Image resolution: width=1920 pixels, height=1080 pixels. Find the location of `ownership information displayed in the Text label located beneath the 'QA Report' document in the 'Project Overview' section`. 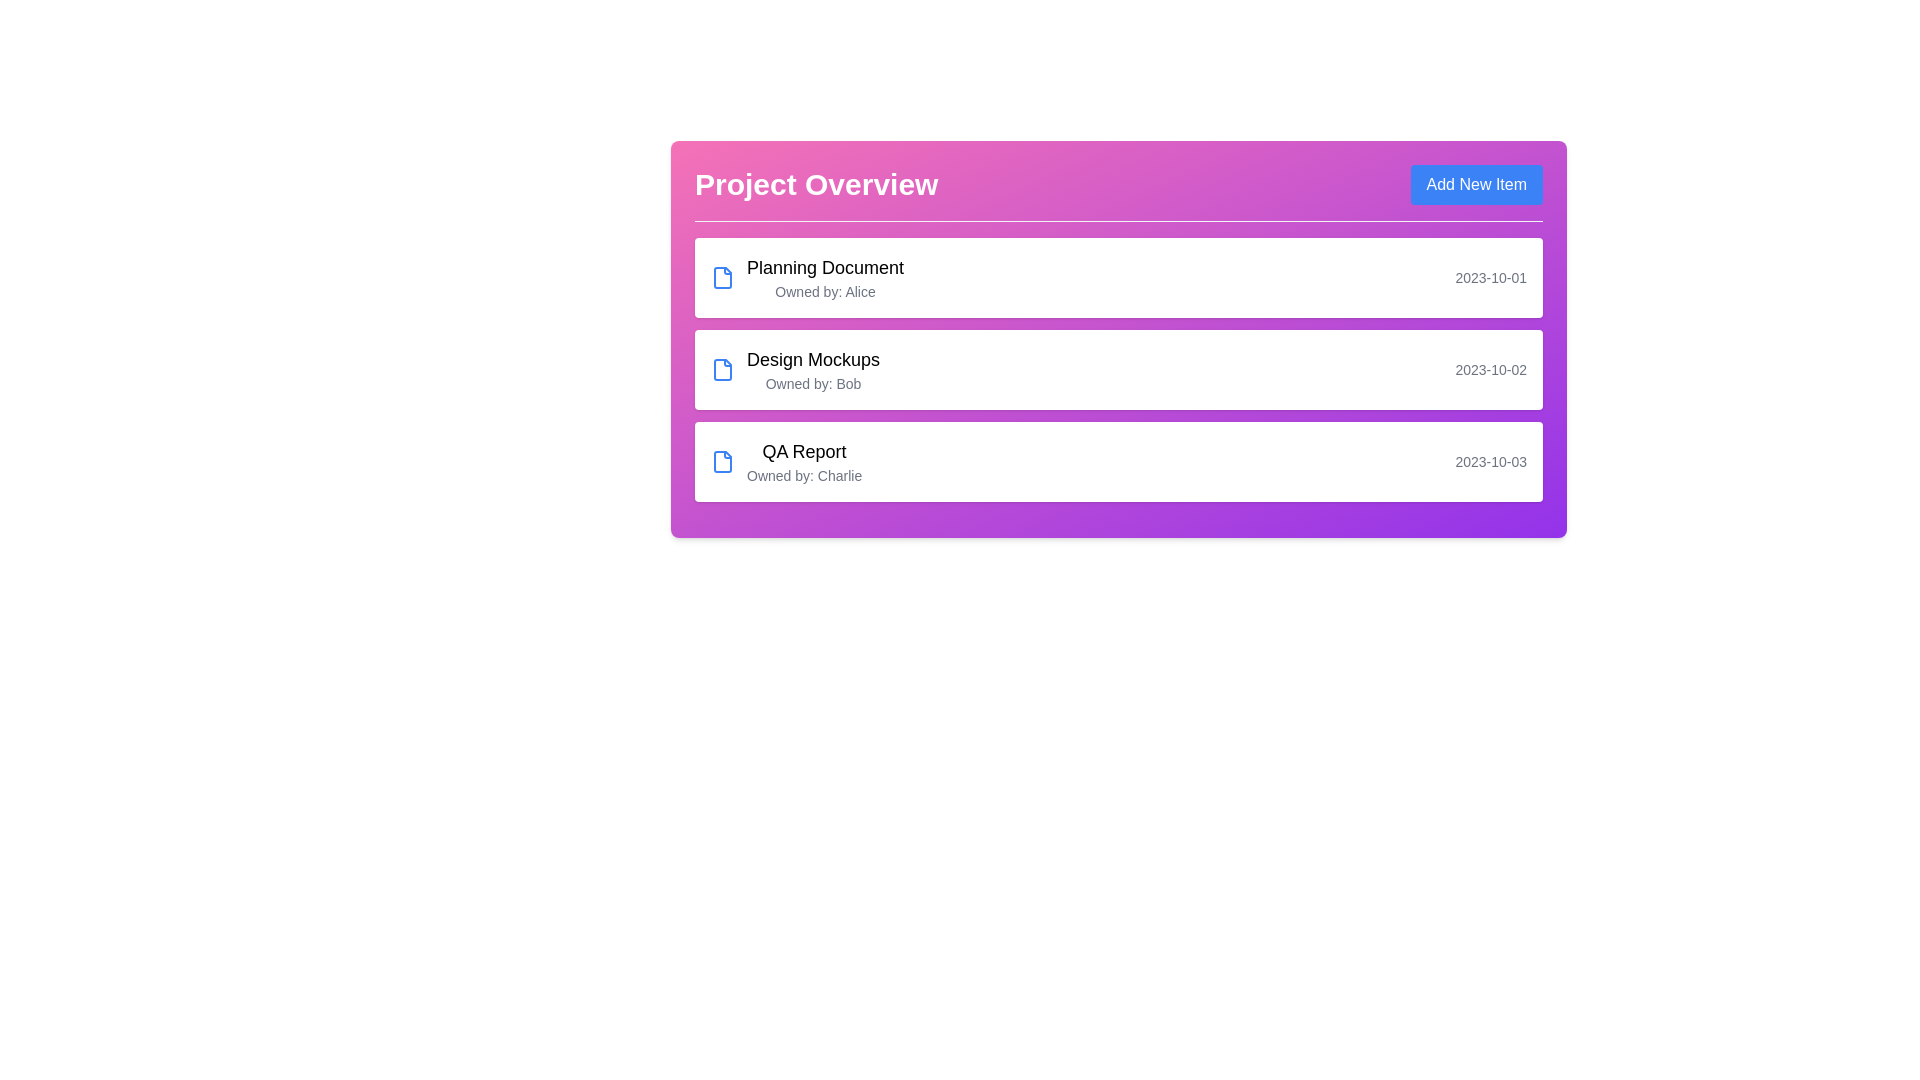

ownership information displayed in the Text label located beneath the 'QA Report' document in the 'Project Overview' section is located at coordinates (804, 475).